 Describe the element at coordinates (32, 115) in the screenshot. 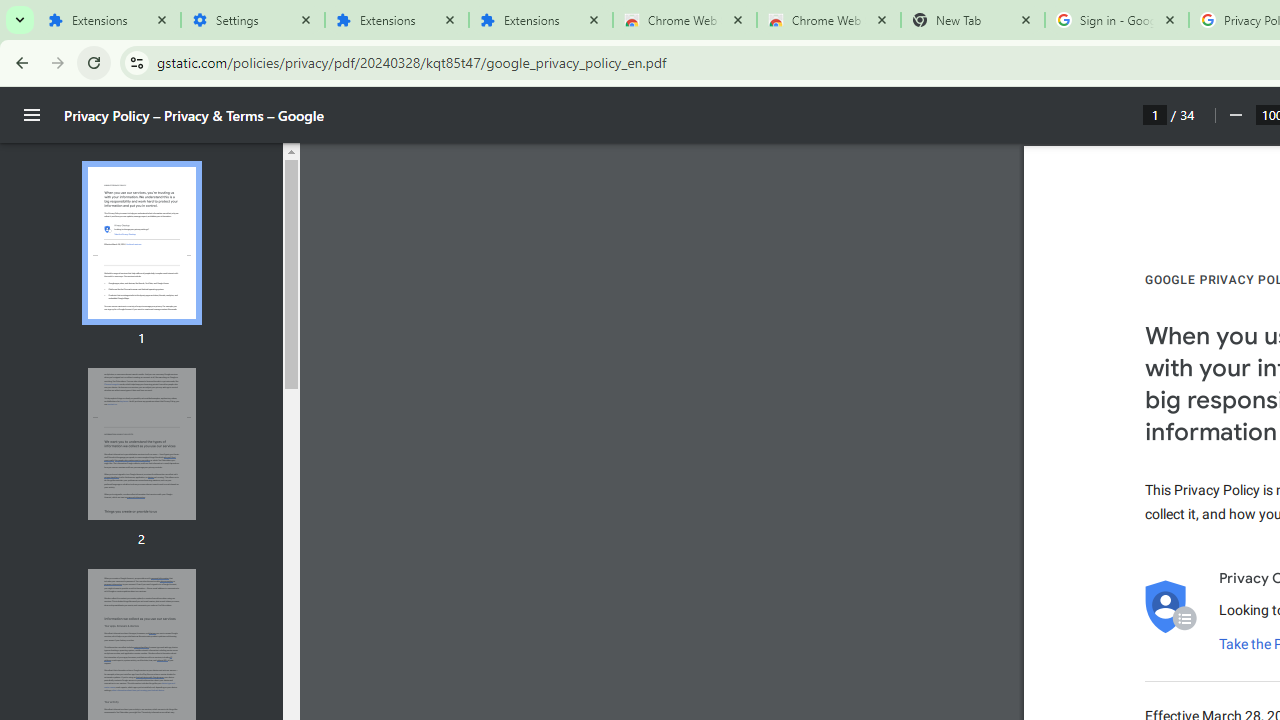

I see `'Menu'` at that location.